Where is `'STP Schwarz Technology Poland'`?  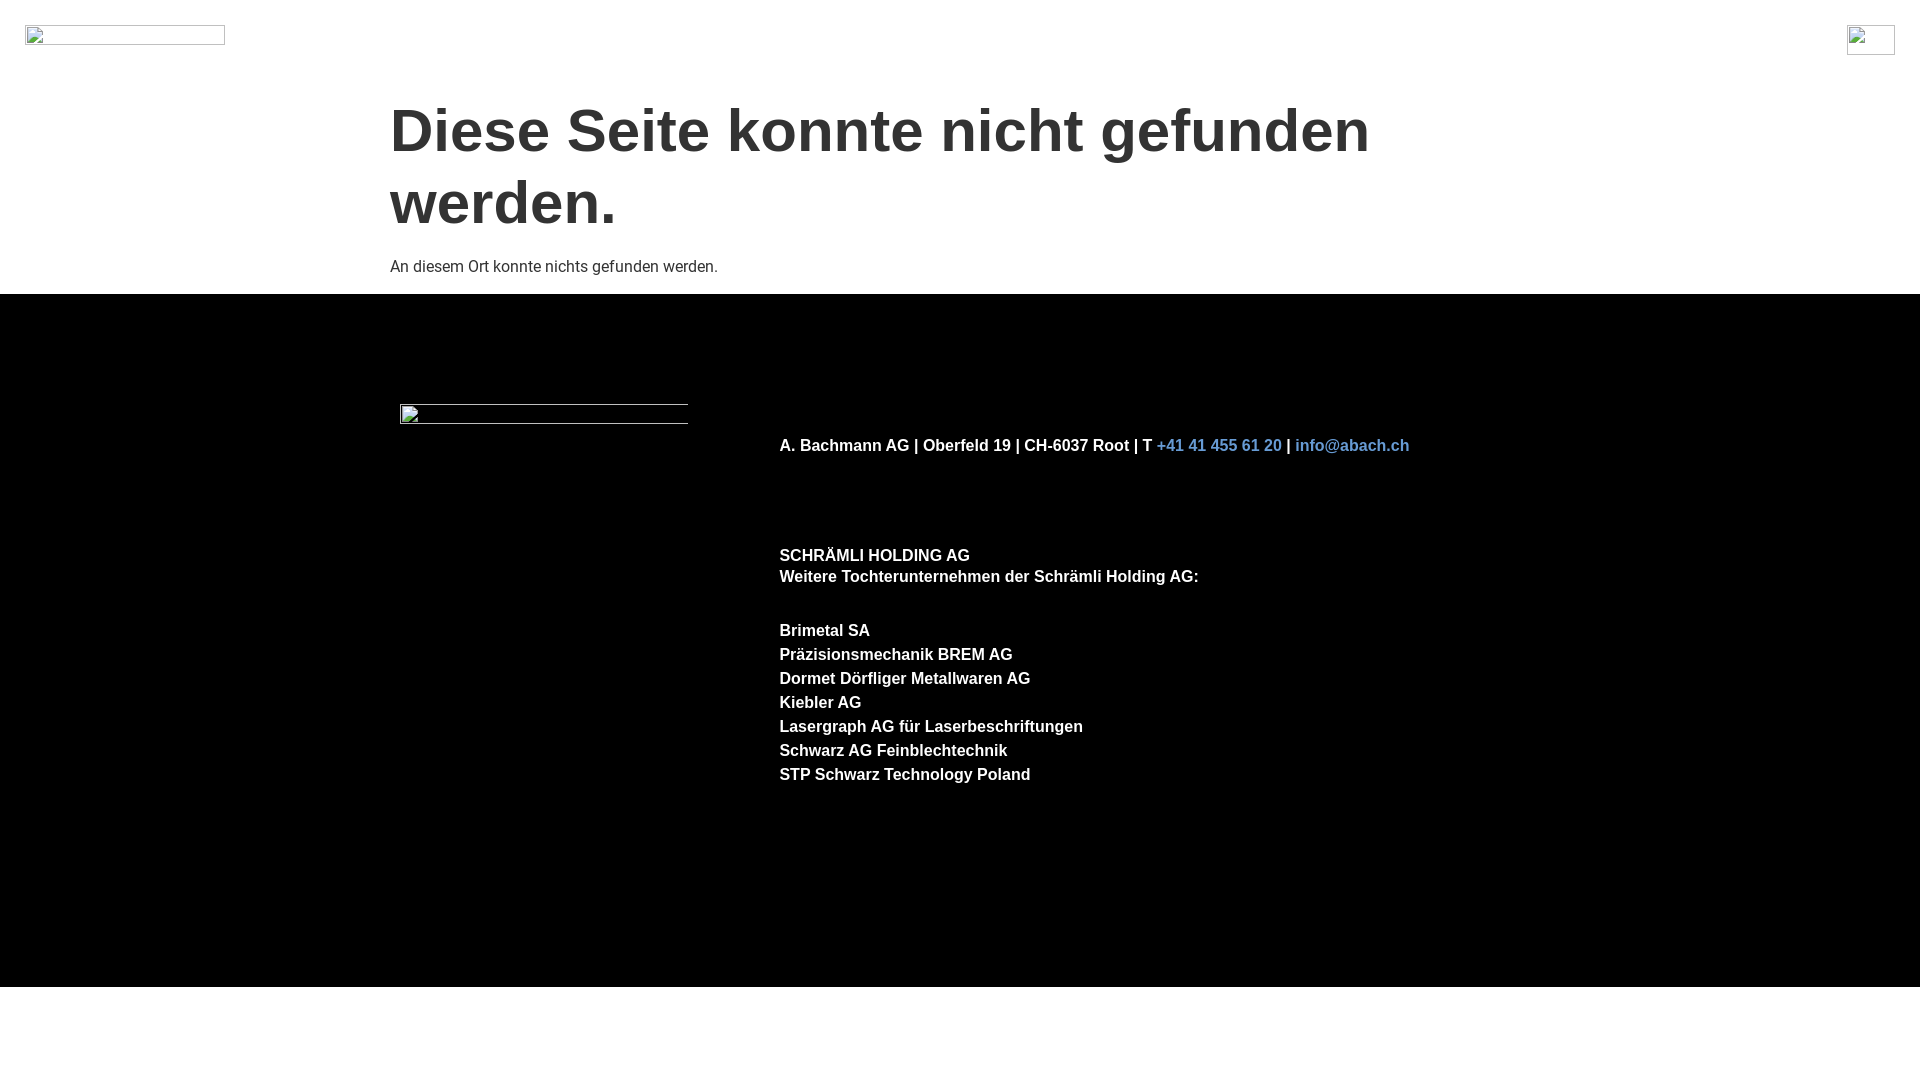 'STP Schwarz Technology Poland' is located at coordinates (903, 773).